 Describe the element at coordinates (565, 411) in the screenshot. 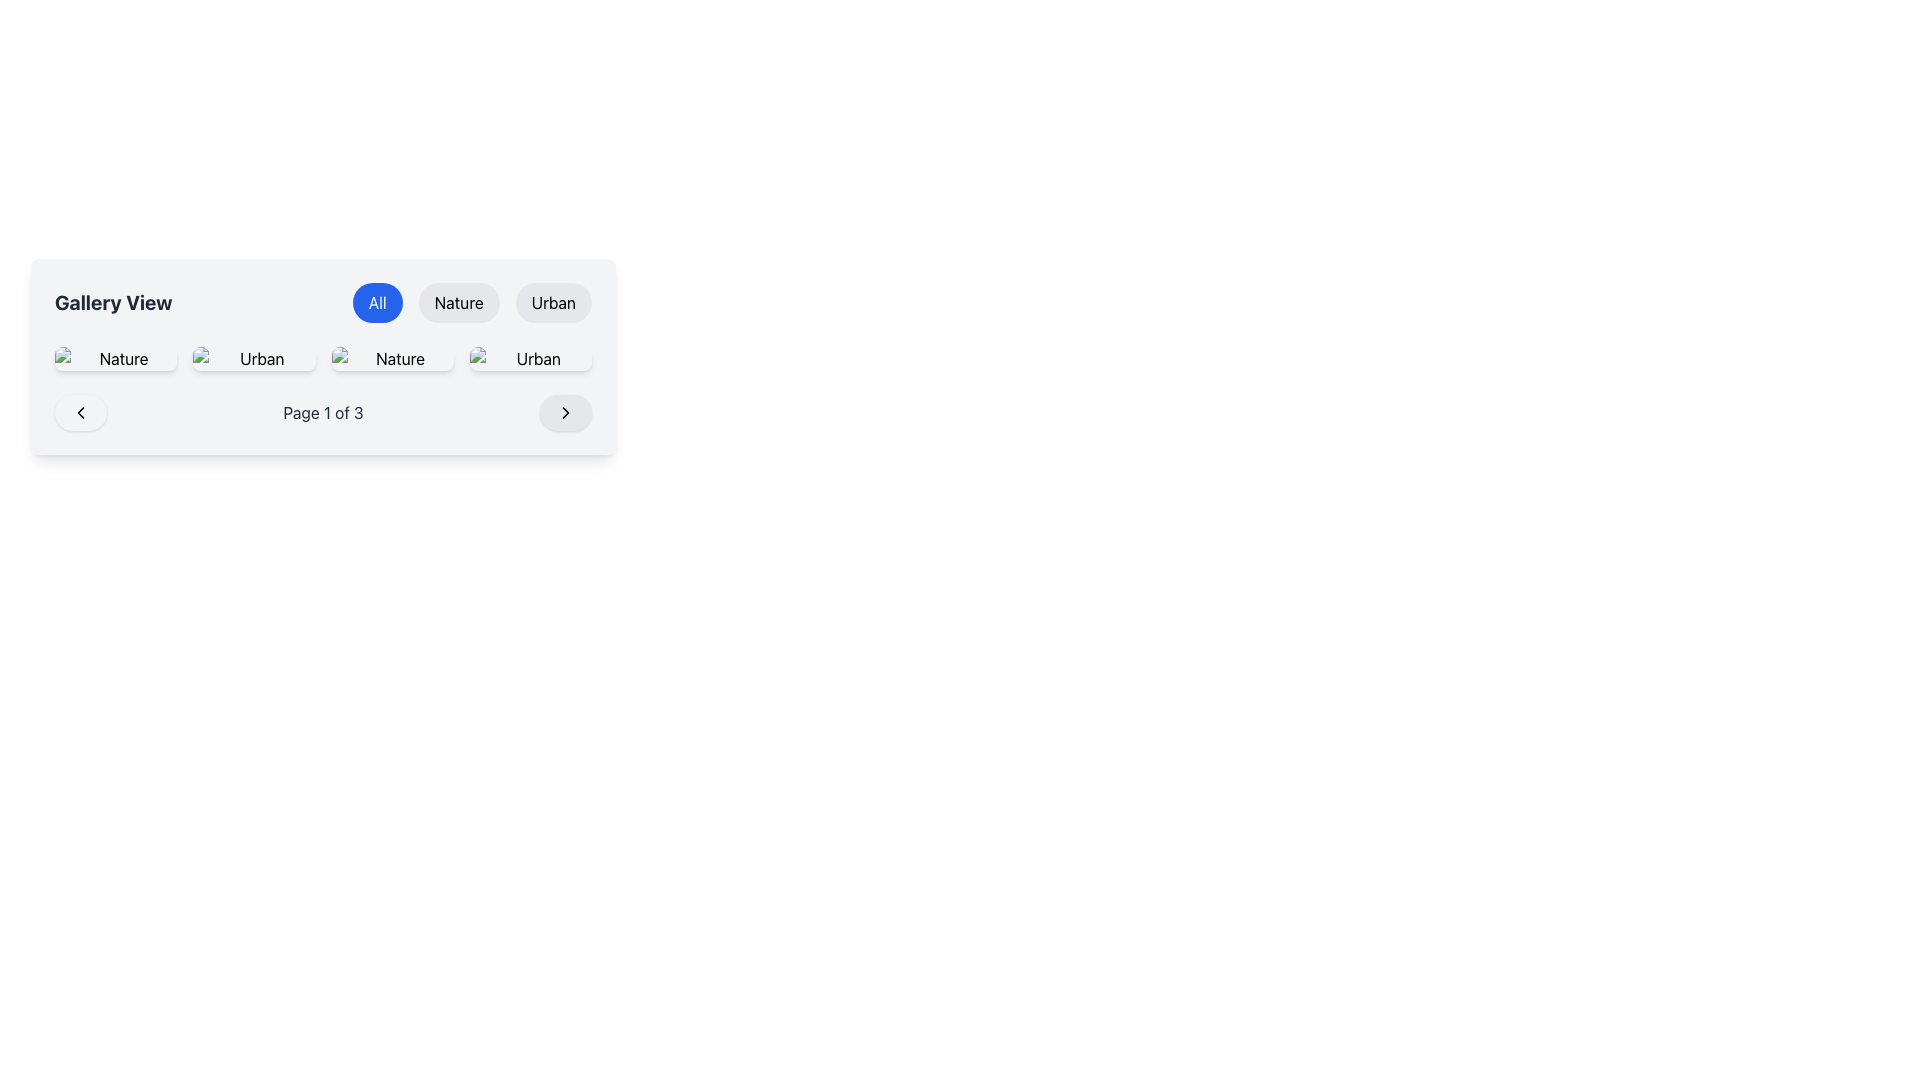

I see `the right-pointing chevron icon located in the pagination control section` at that location.